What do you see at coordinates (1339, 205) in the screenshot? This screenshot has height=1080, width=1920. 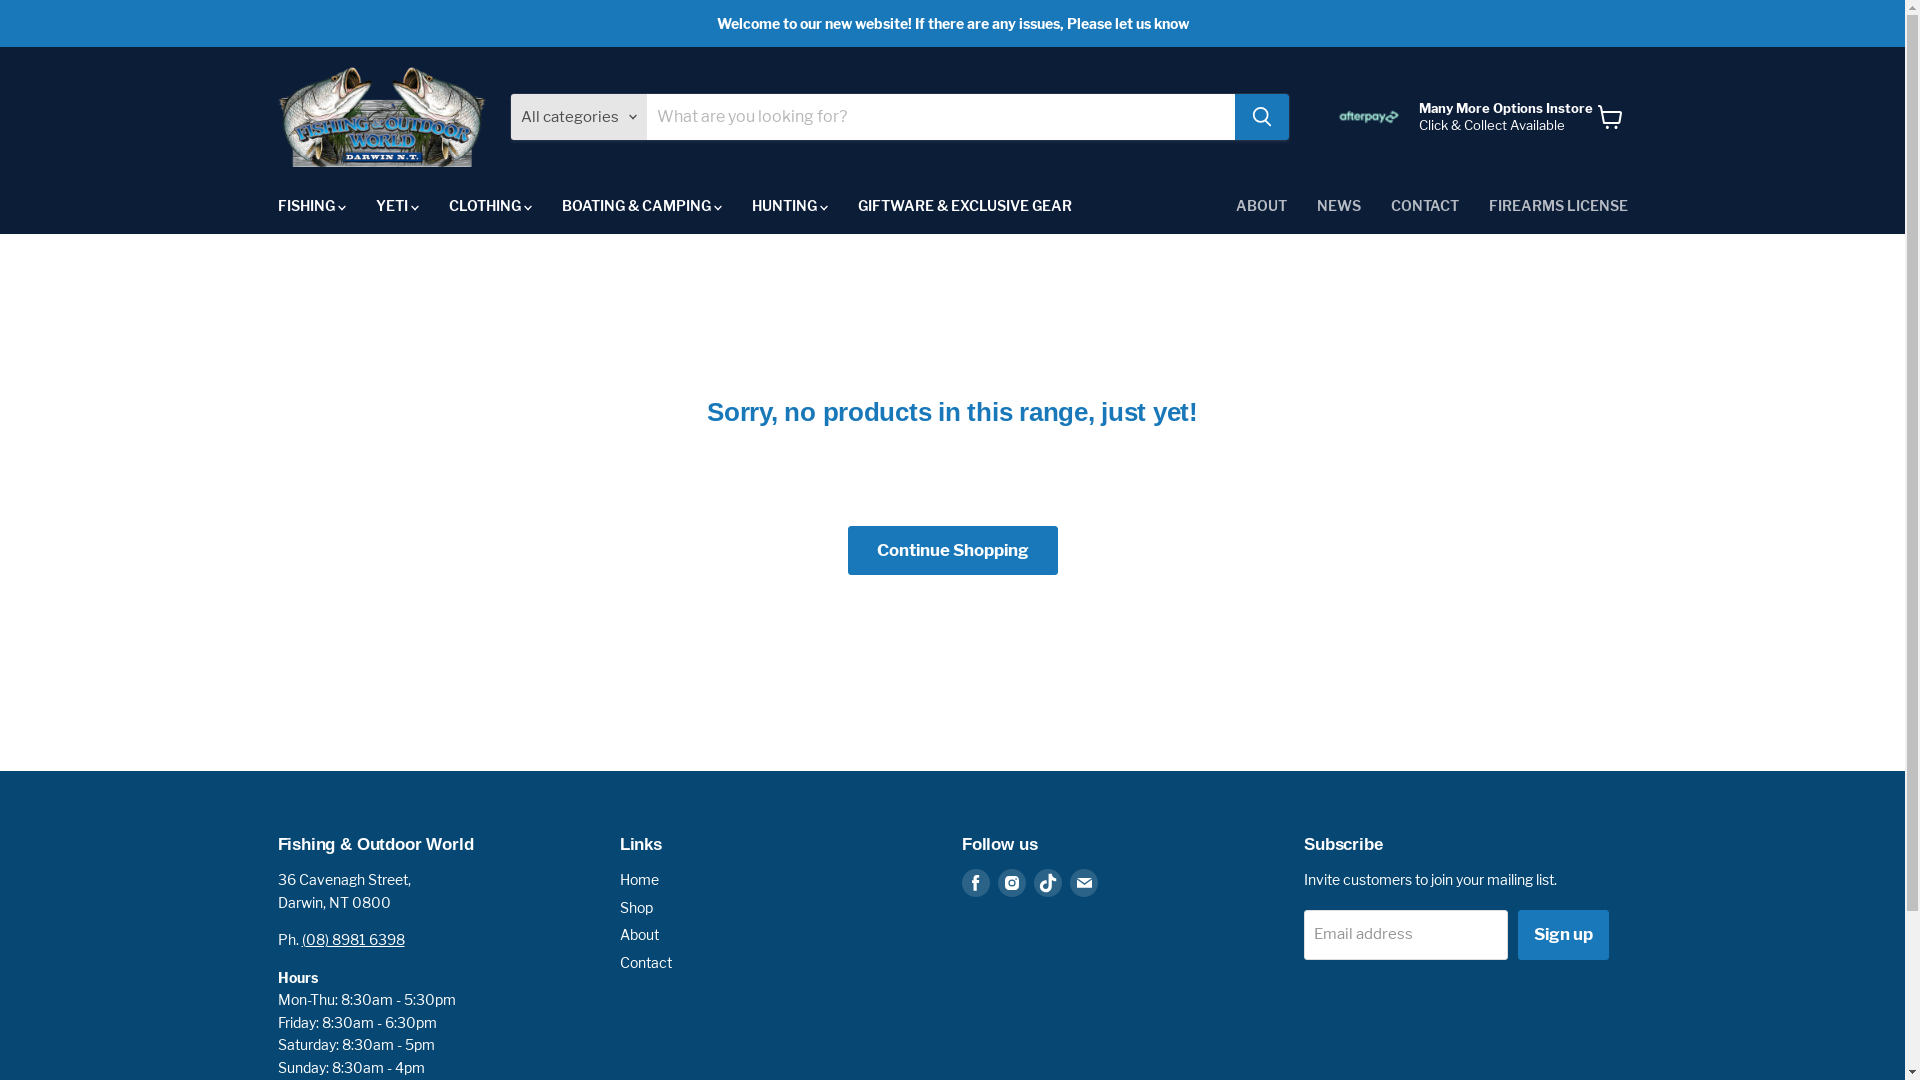 I see `'NEWS'` at bounding box center [1339, 205].